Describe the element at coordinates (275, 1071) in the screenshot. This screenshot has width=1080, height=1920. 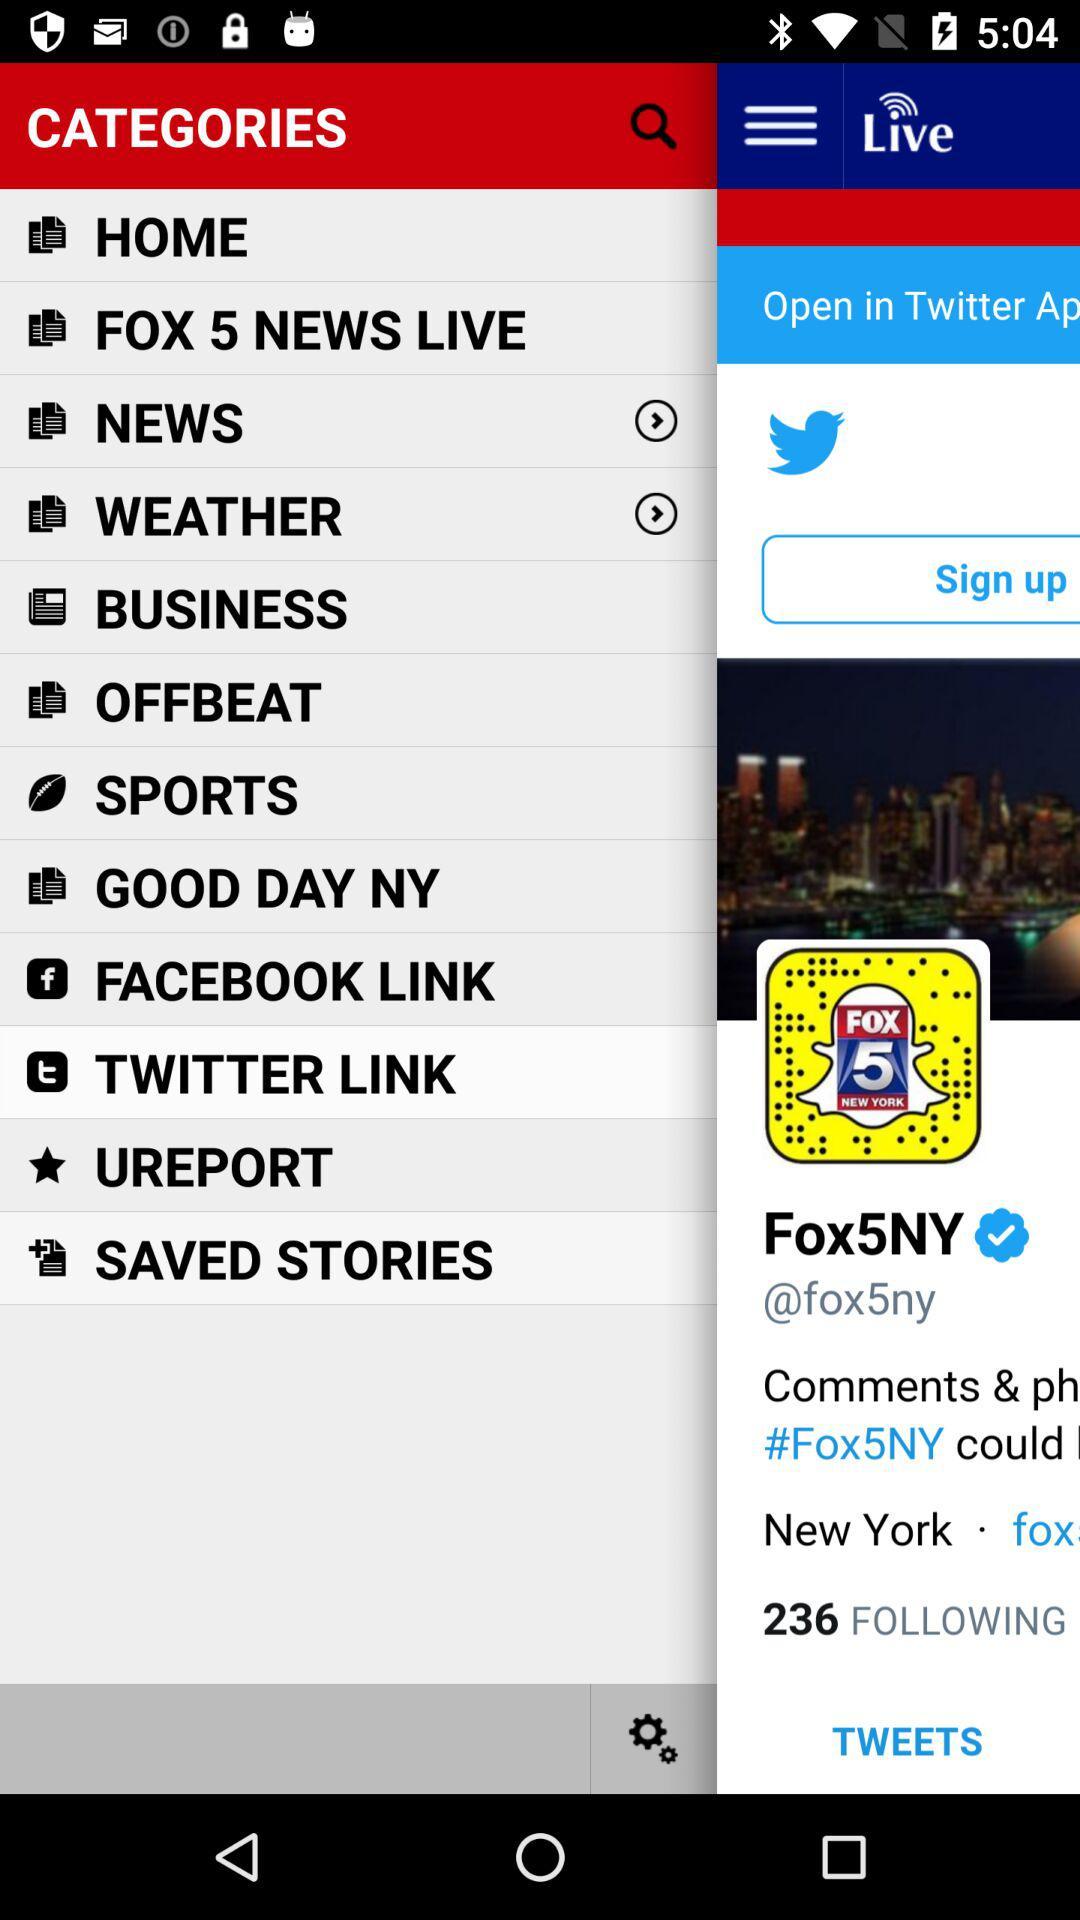
I see `the twitter link icon` at that location.